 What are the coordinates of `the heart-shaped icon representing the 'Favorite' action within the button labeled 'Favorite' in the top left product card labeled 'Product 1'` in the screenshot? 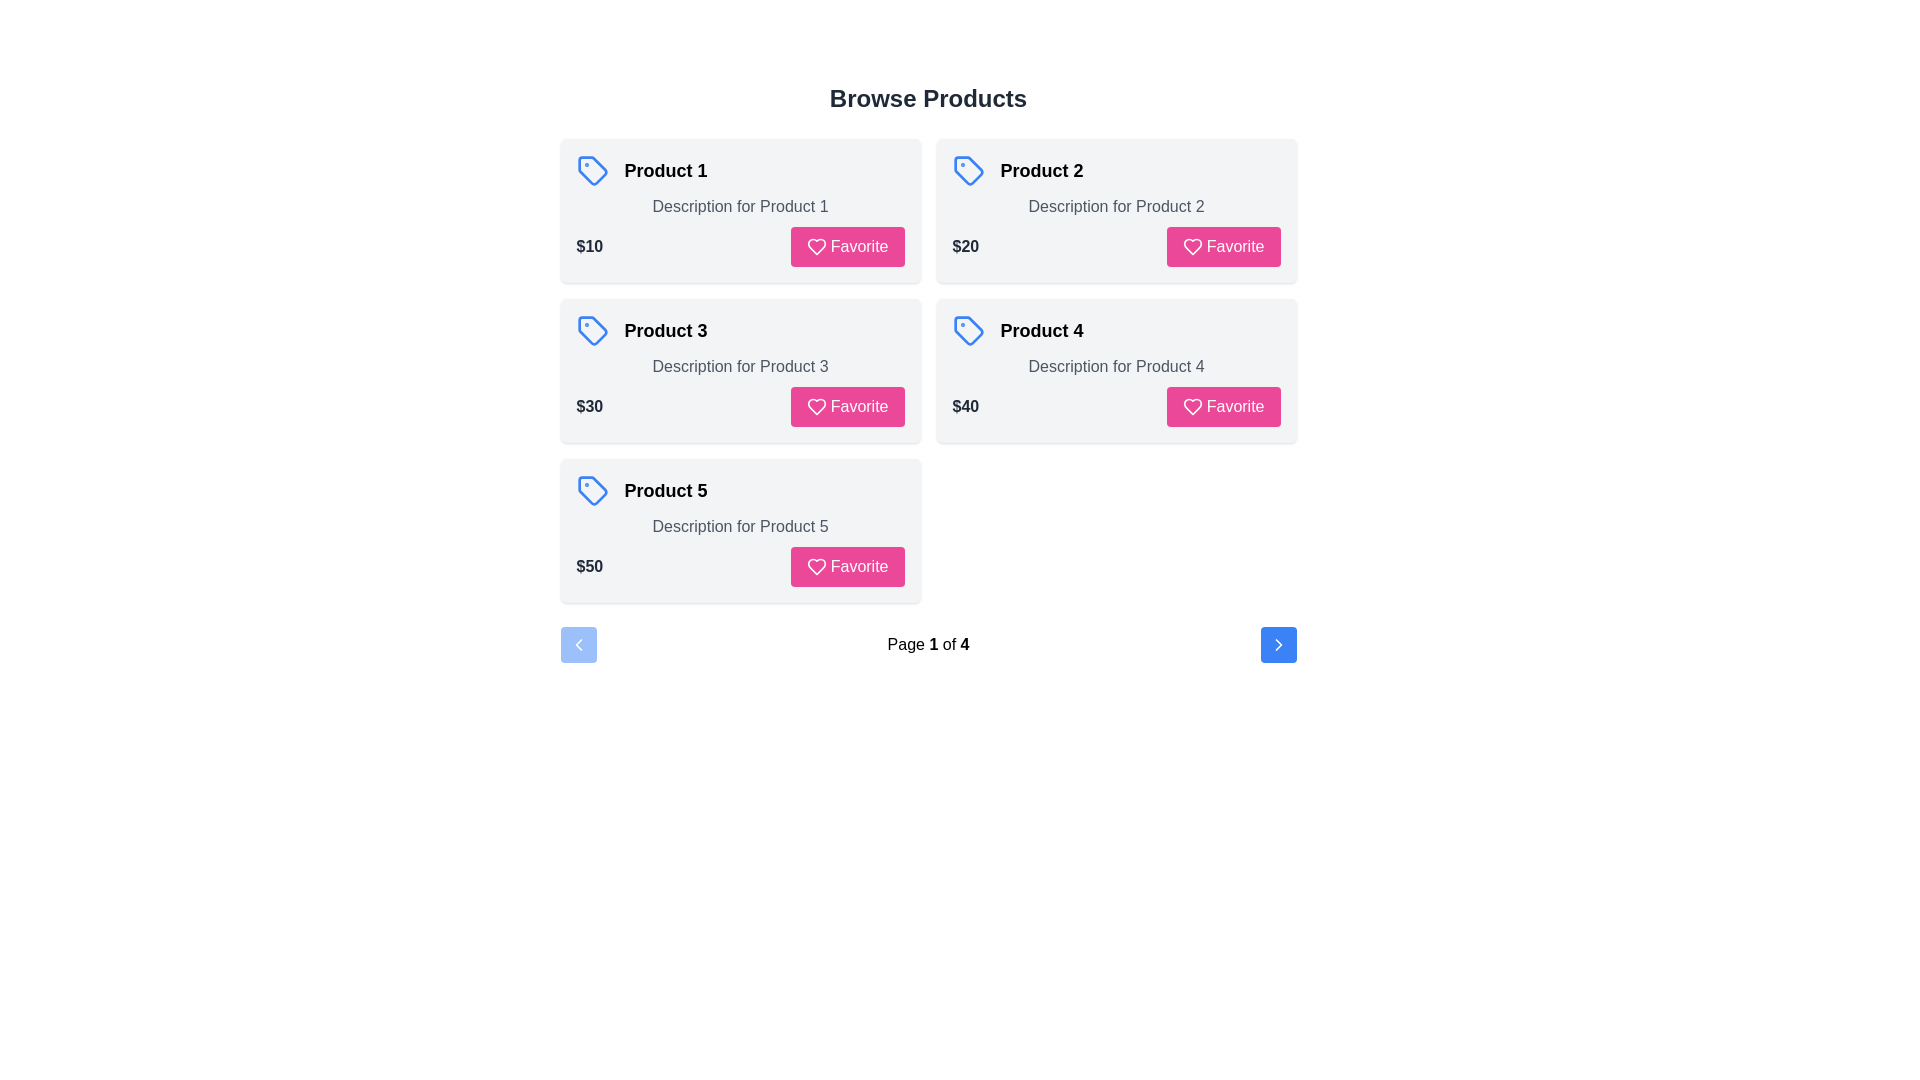 It's located at (816, 245).